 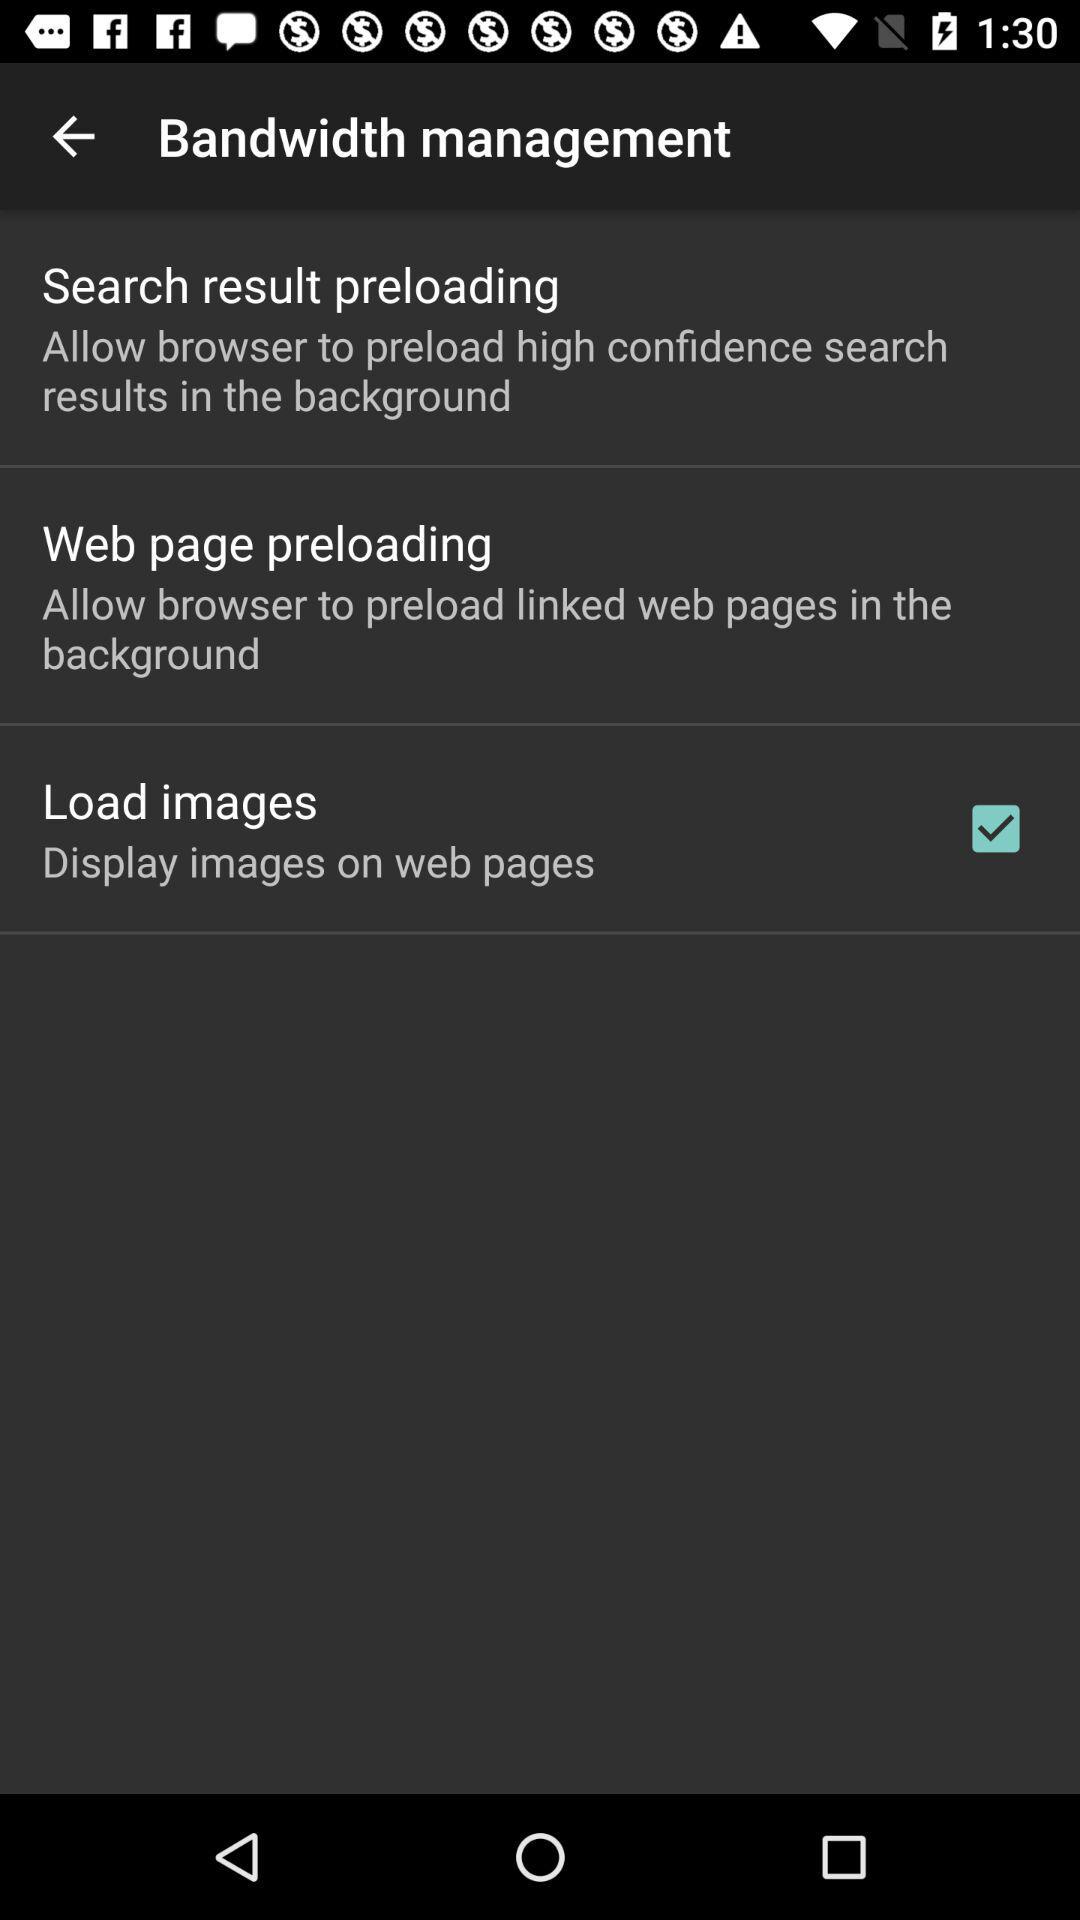 I want to click on the icon above the allow browser to app, so click(x=301, y=283).